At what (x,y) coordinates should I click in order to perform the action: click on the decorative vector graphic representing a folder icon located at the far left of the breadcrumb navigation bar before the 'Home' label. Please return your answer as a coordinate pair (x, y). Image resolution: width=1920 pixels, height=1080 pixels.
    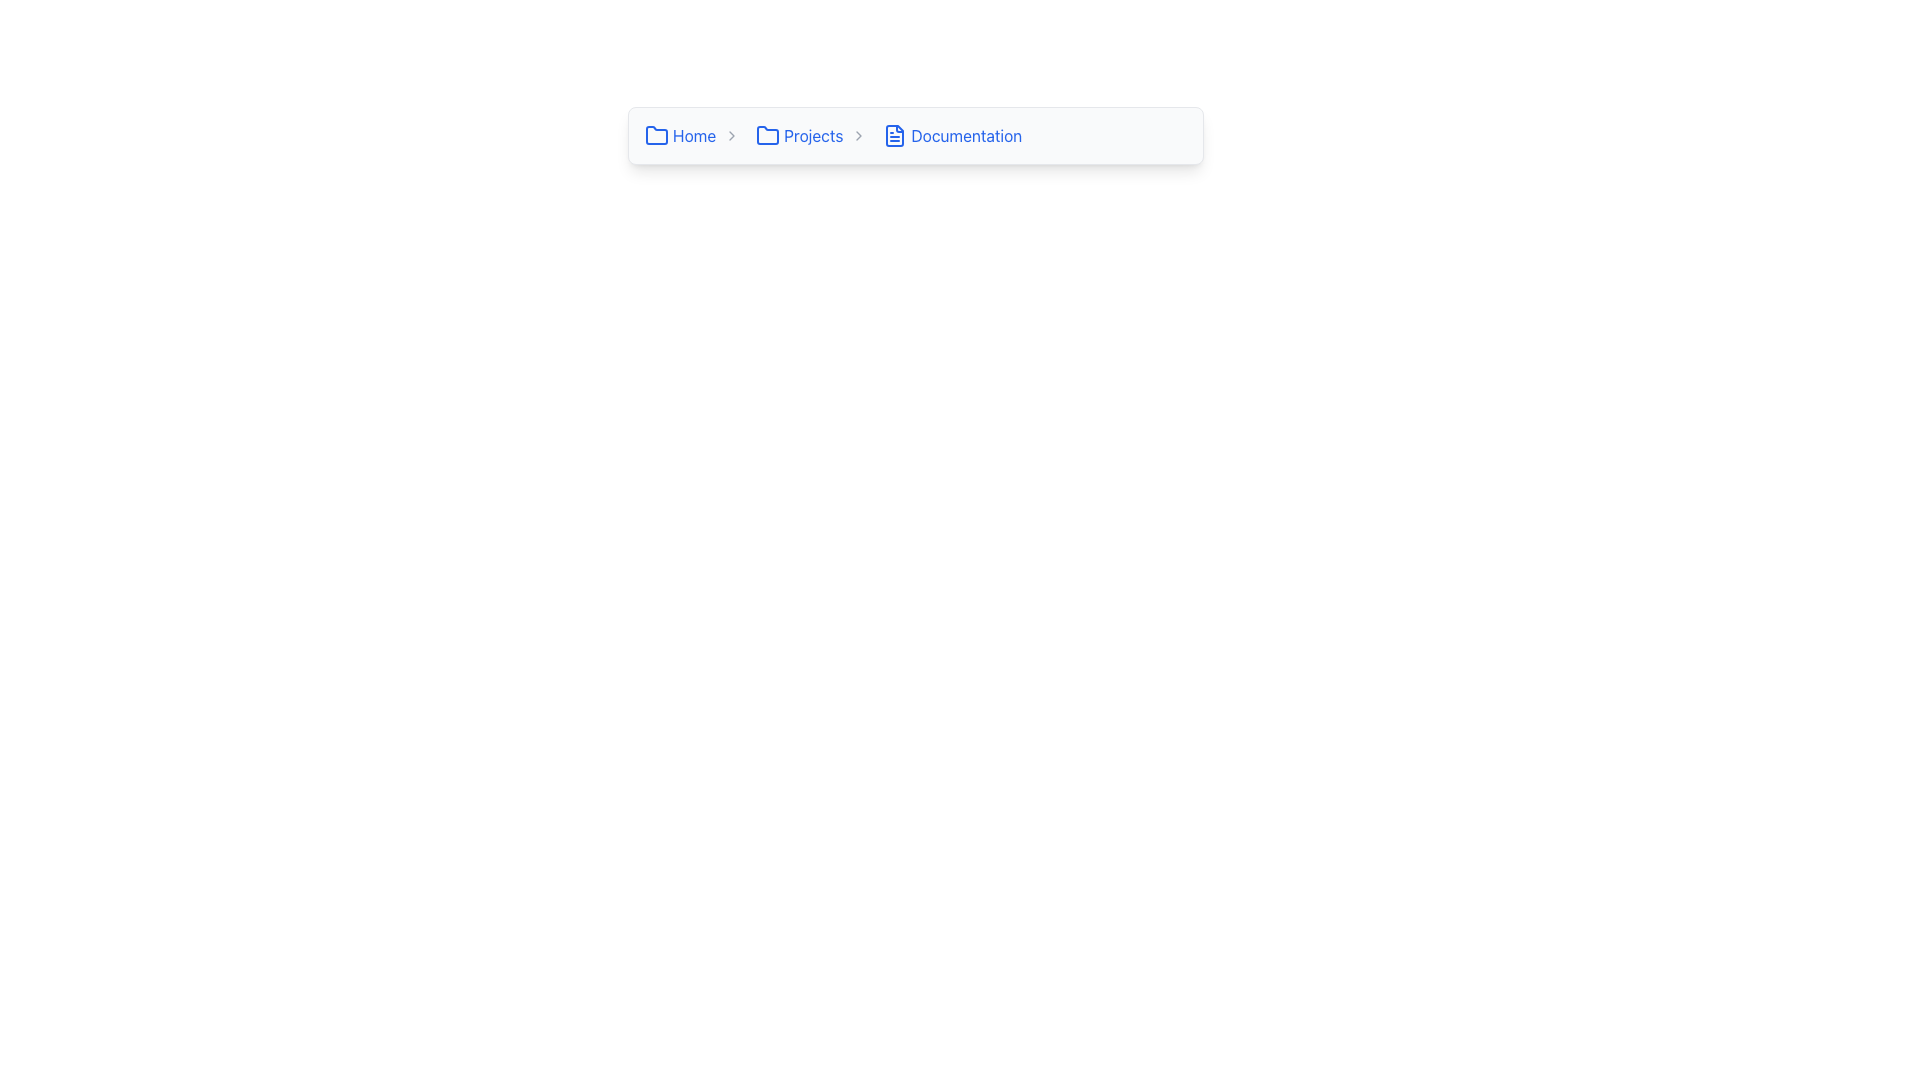
    Looking at the image, I should click on (767, 135).